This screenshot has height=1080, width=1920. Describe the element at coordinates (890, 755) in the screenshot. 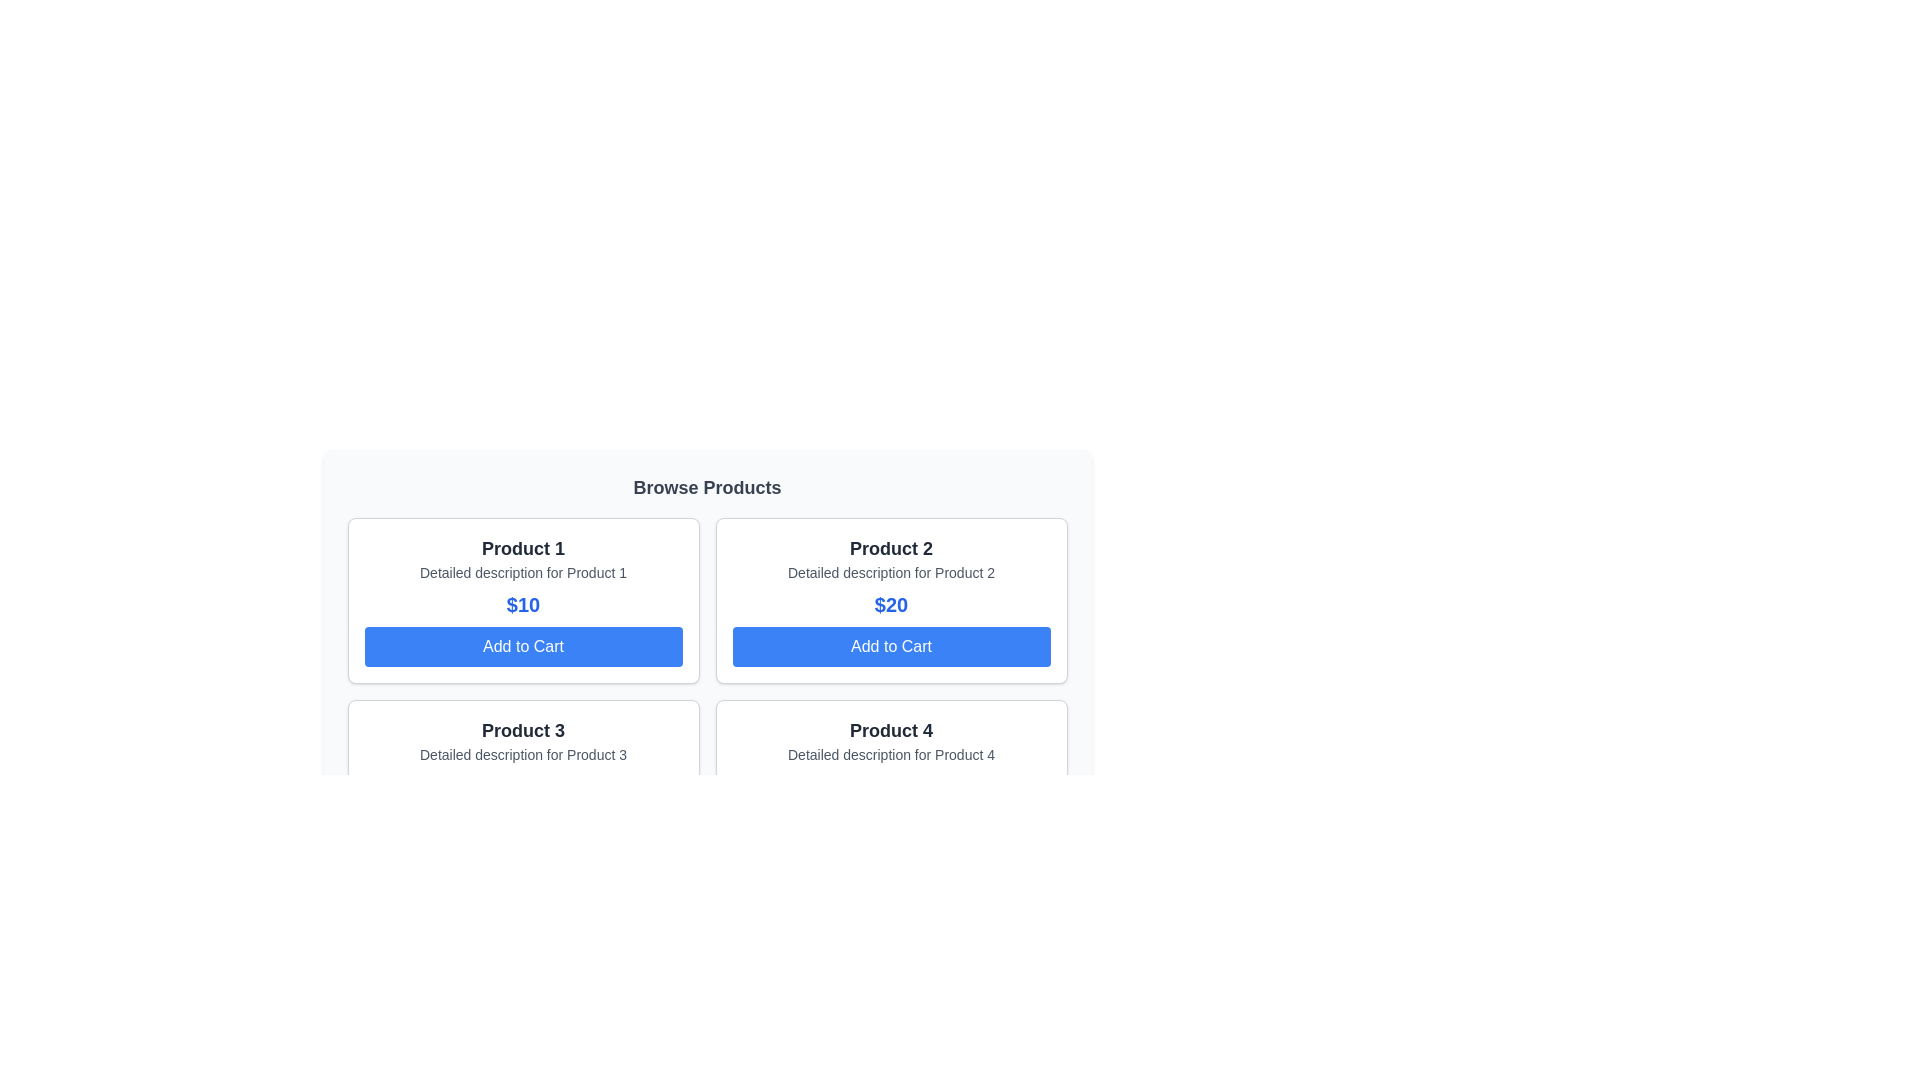

I see `the text element that contains 'Detailed description for Product 4', which is styled in smaller-sized gray text and positioned below the product title and above the price` at that location.